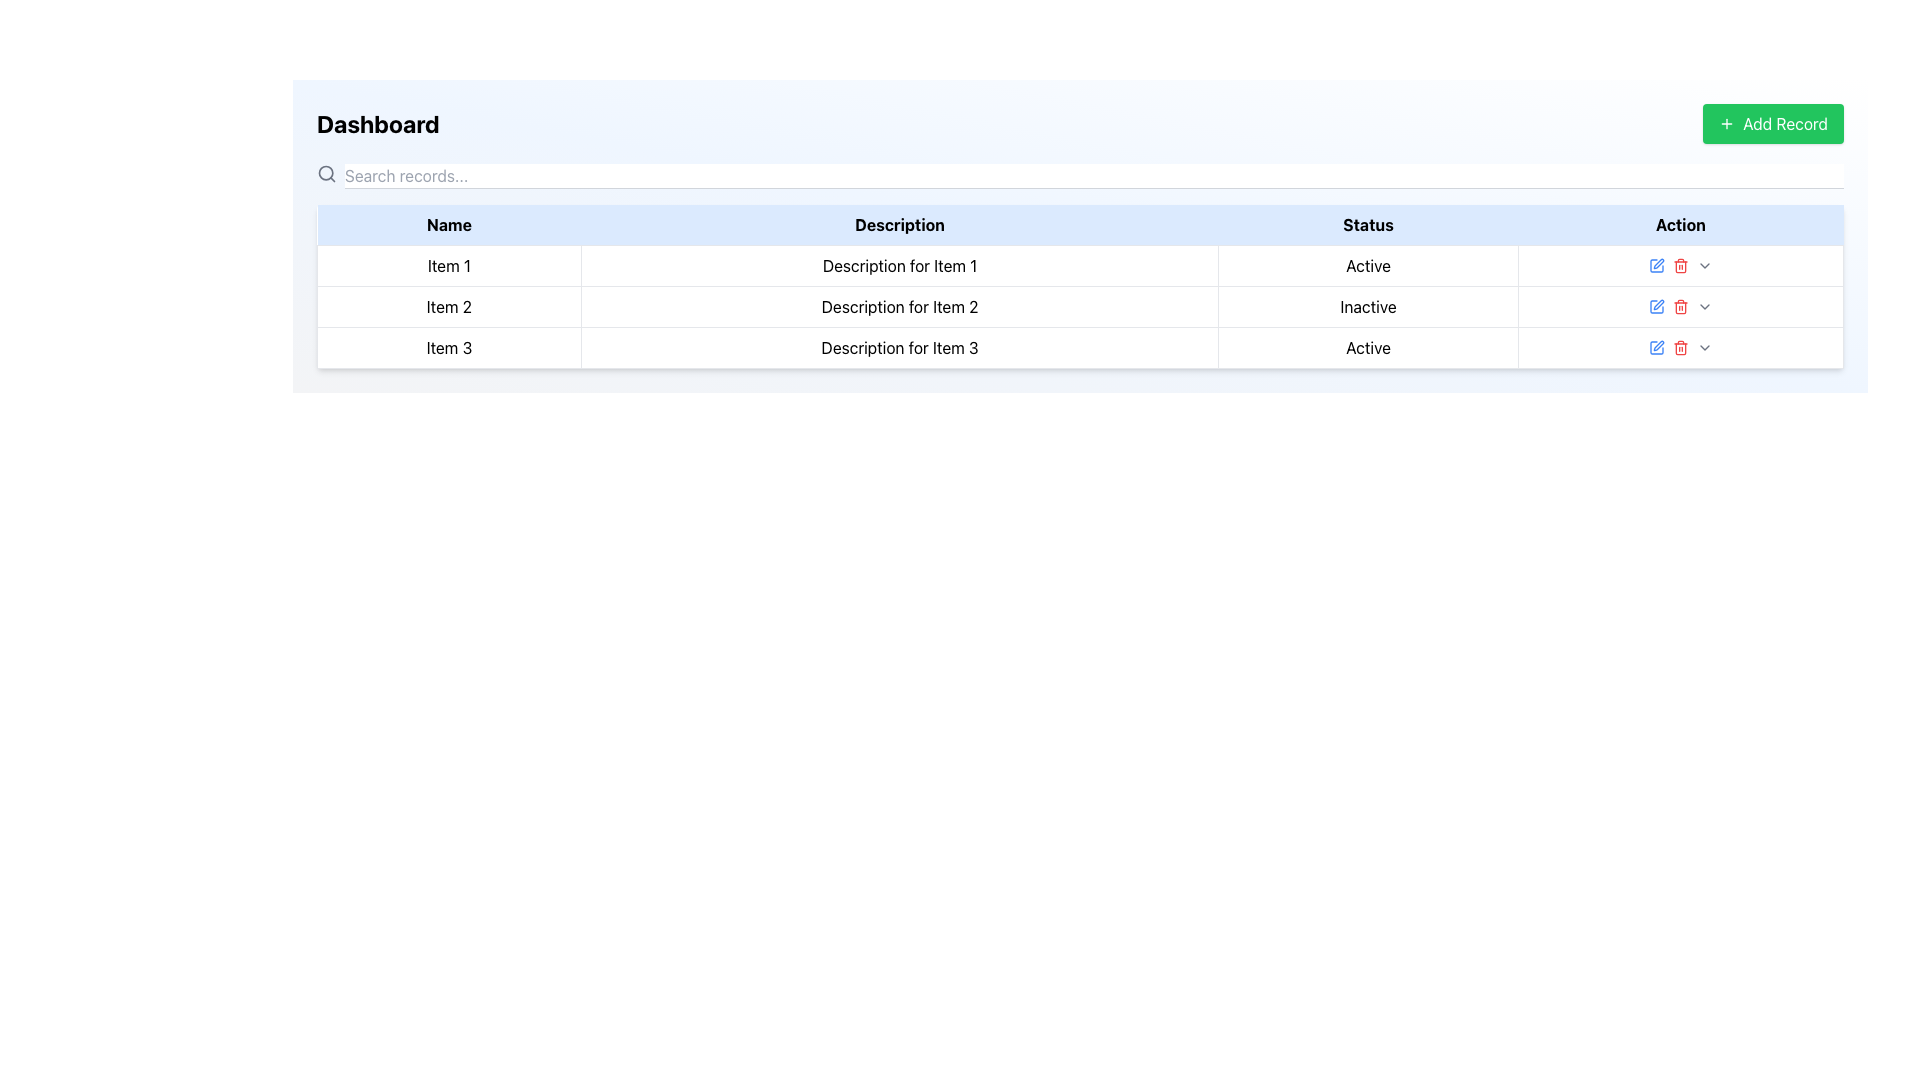 This screenshot has height=1080, width=1920. I want to click on text content from the Text Display located in the second cell of the first row under the 'Description' column, next to 'Item 1' and 'Active', so click(899, 265).